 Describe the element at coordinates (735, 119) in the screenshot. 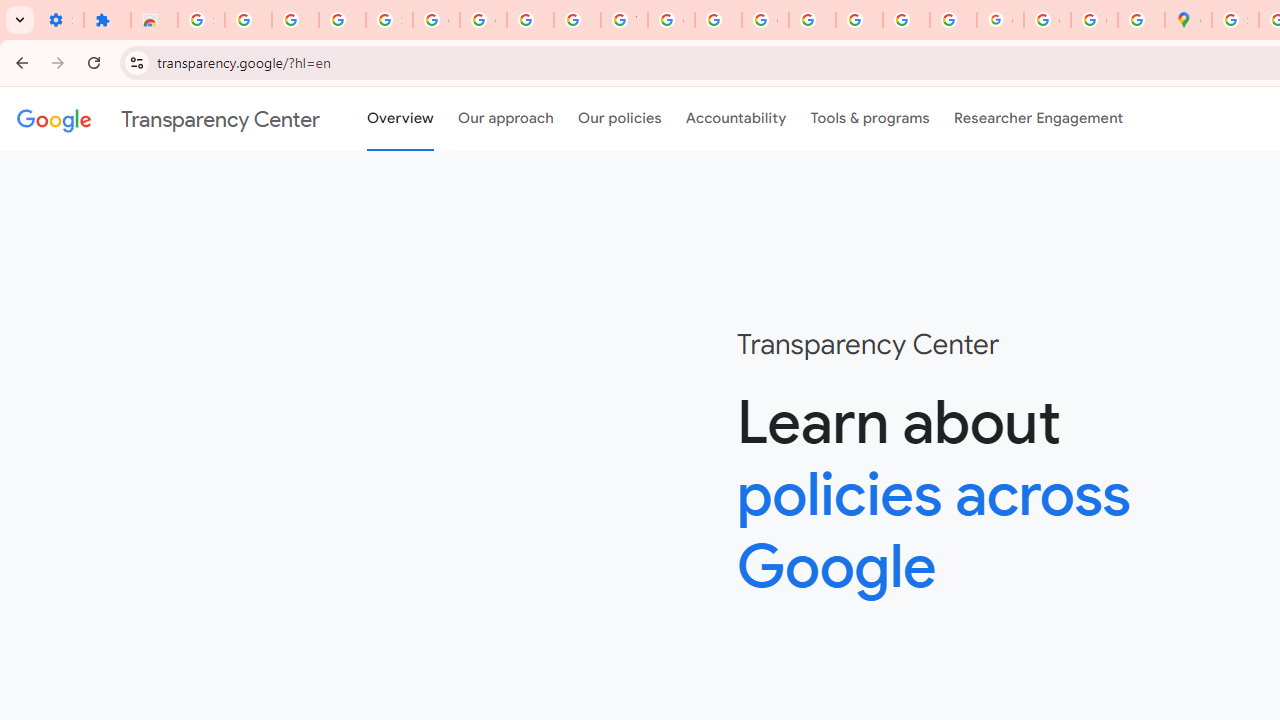

I see `'Accountability'` at that location.